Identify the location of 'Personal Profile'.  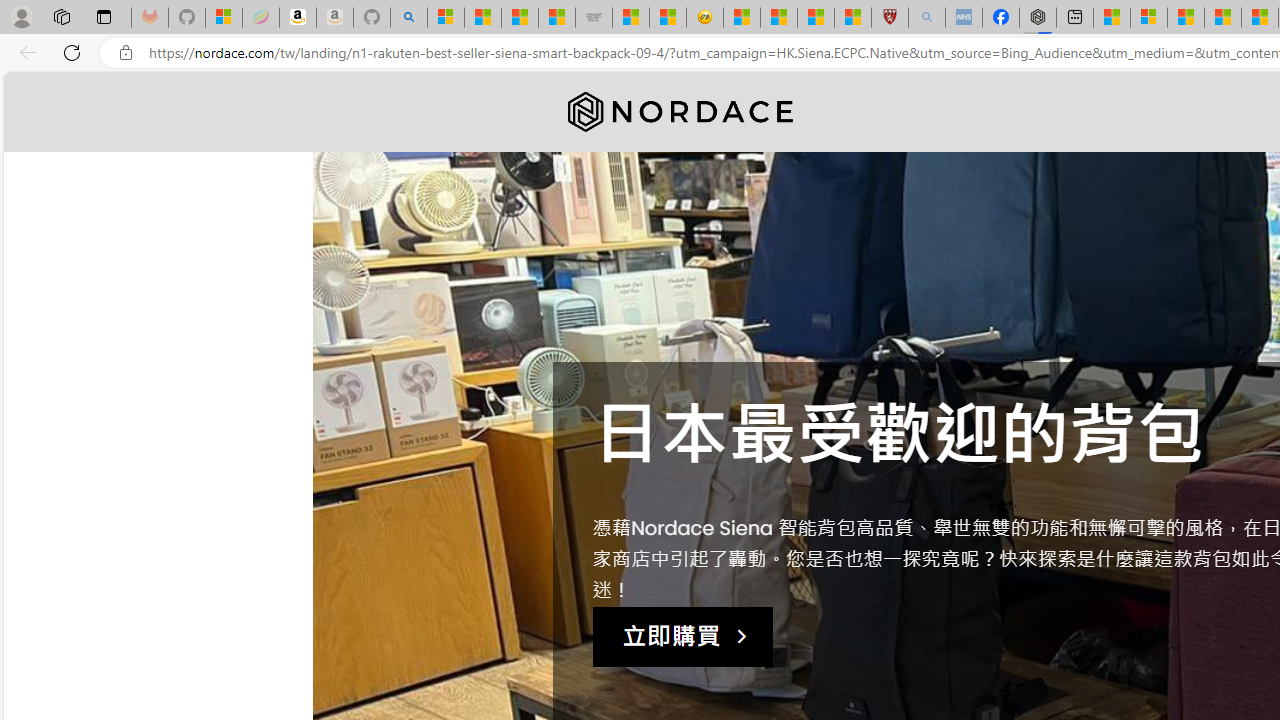
(21, 16).